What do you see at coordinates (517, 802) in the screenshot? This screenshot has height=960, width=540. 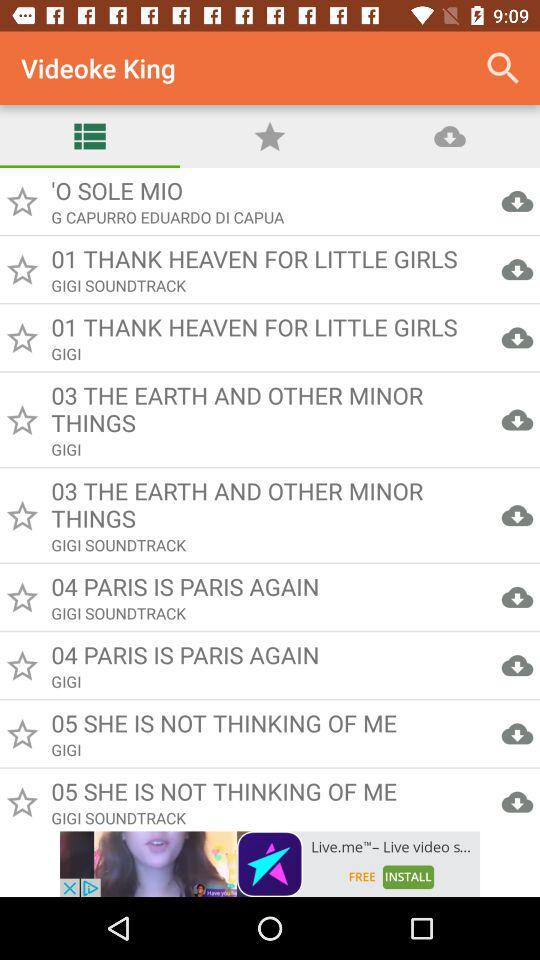 I see `the downward arrow in the bottom` at bounding box center [517, 802].